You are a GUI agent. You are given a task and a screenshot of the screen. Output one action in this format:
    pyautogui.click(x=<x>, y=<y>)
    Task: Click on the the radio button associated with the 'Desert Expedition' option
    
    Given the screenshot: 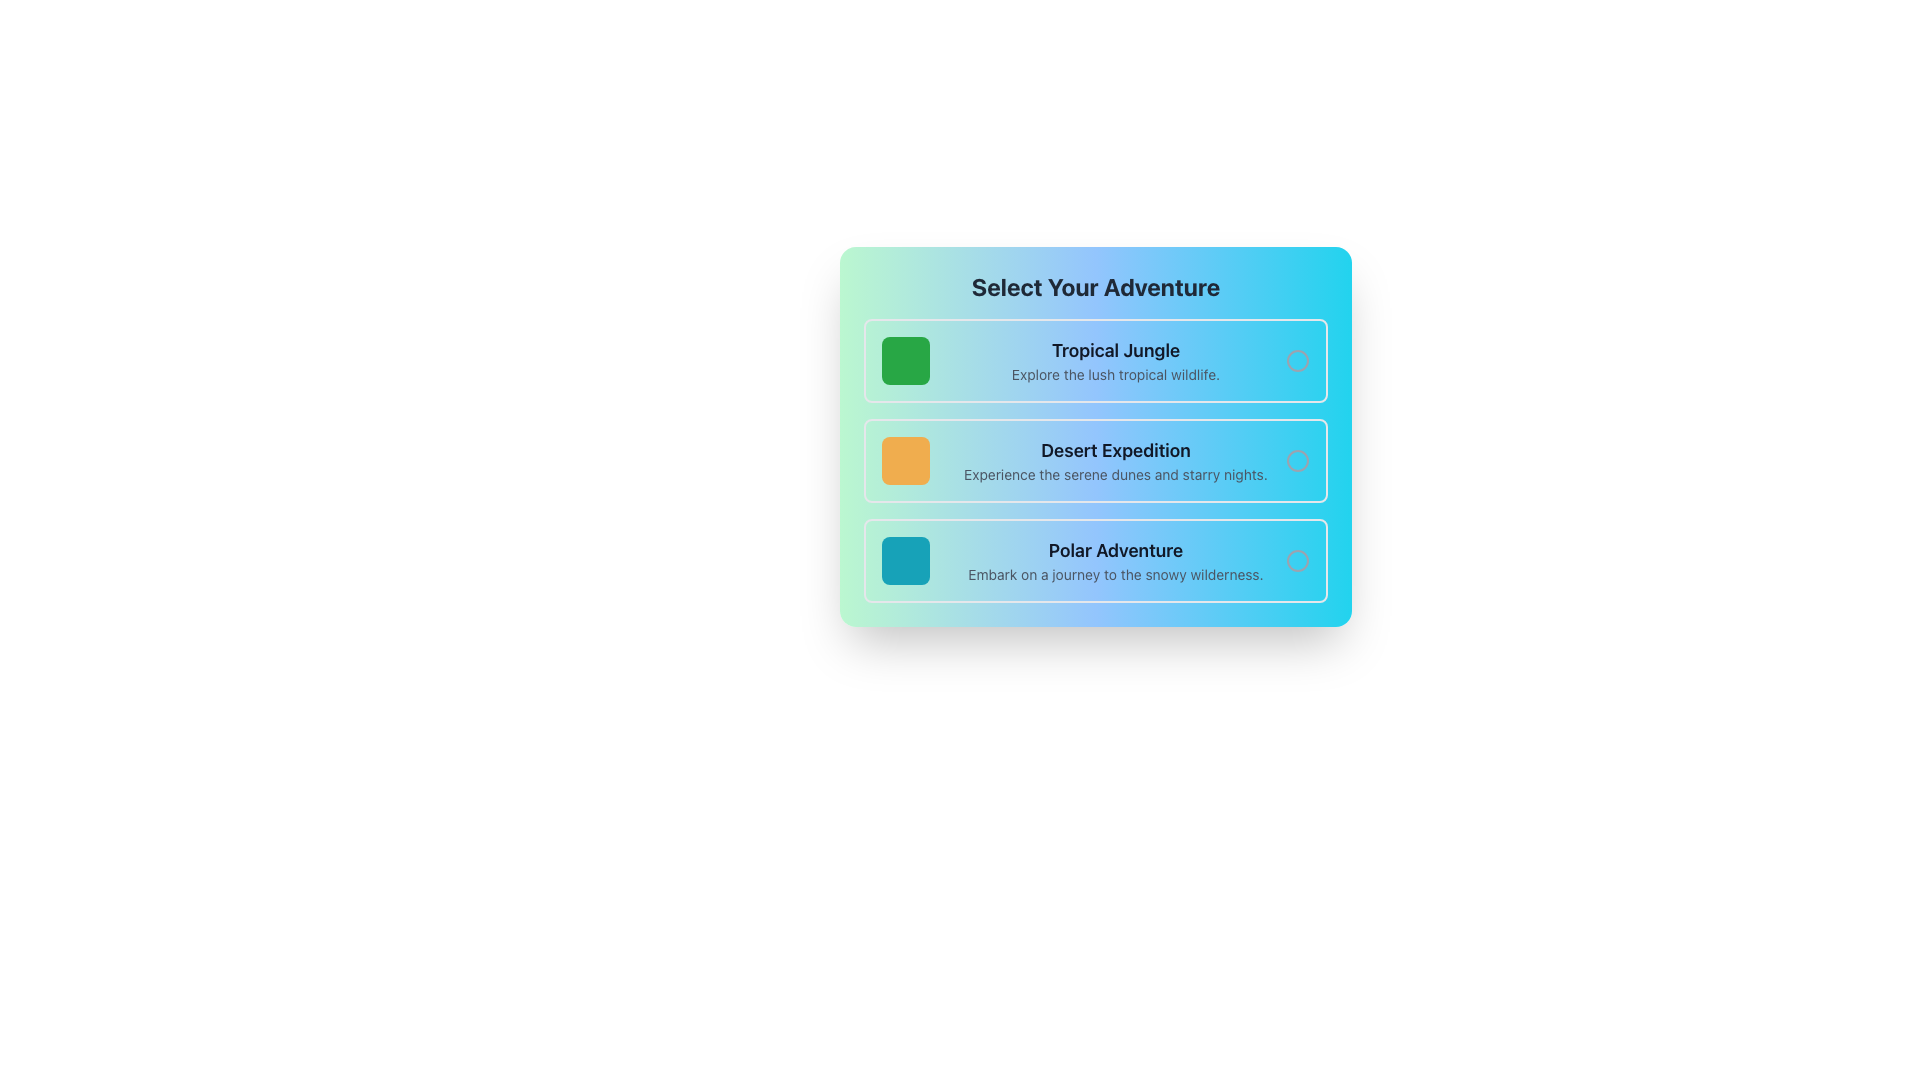 What is the action you would take?
    pyautogui.click(x=1297, y=461)
    